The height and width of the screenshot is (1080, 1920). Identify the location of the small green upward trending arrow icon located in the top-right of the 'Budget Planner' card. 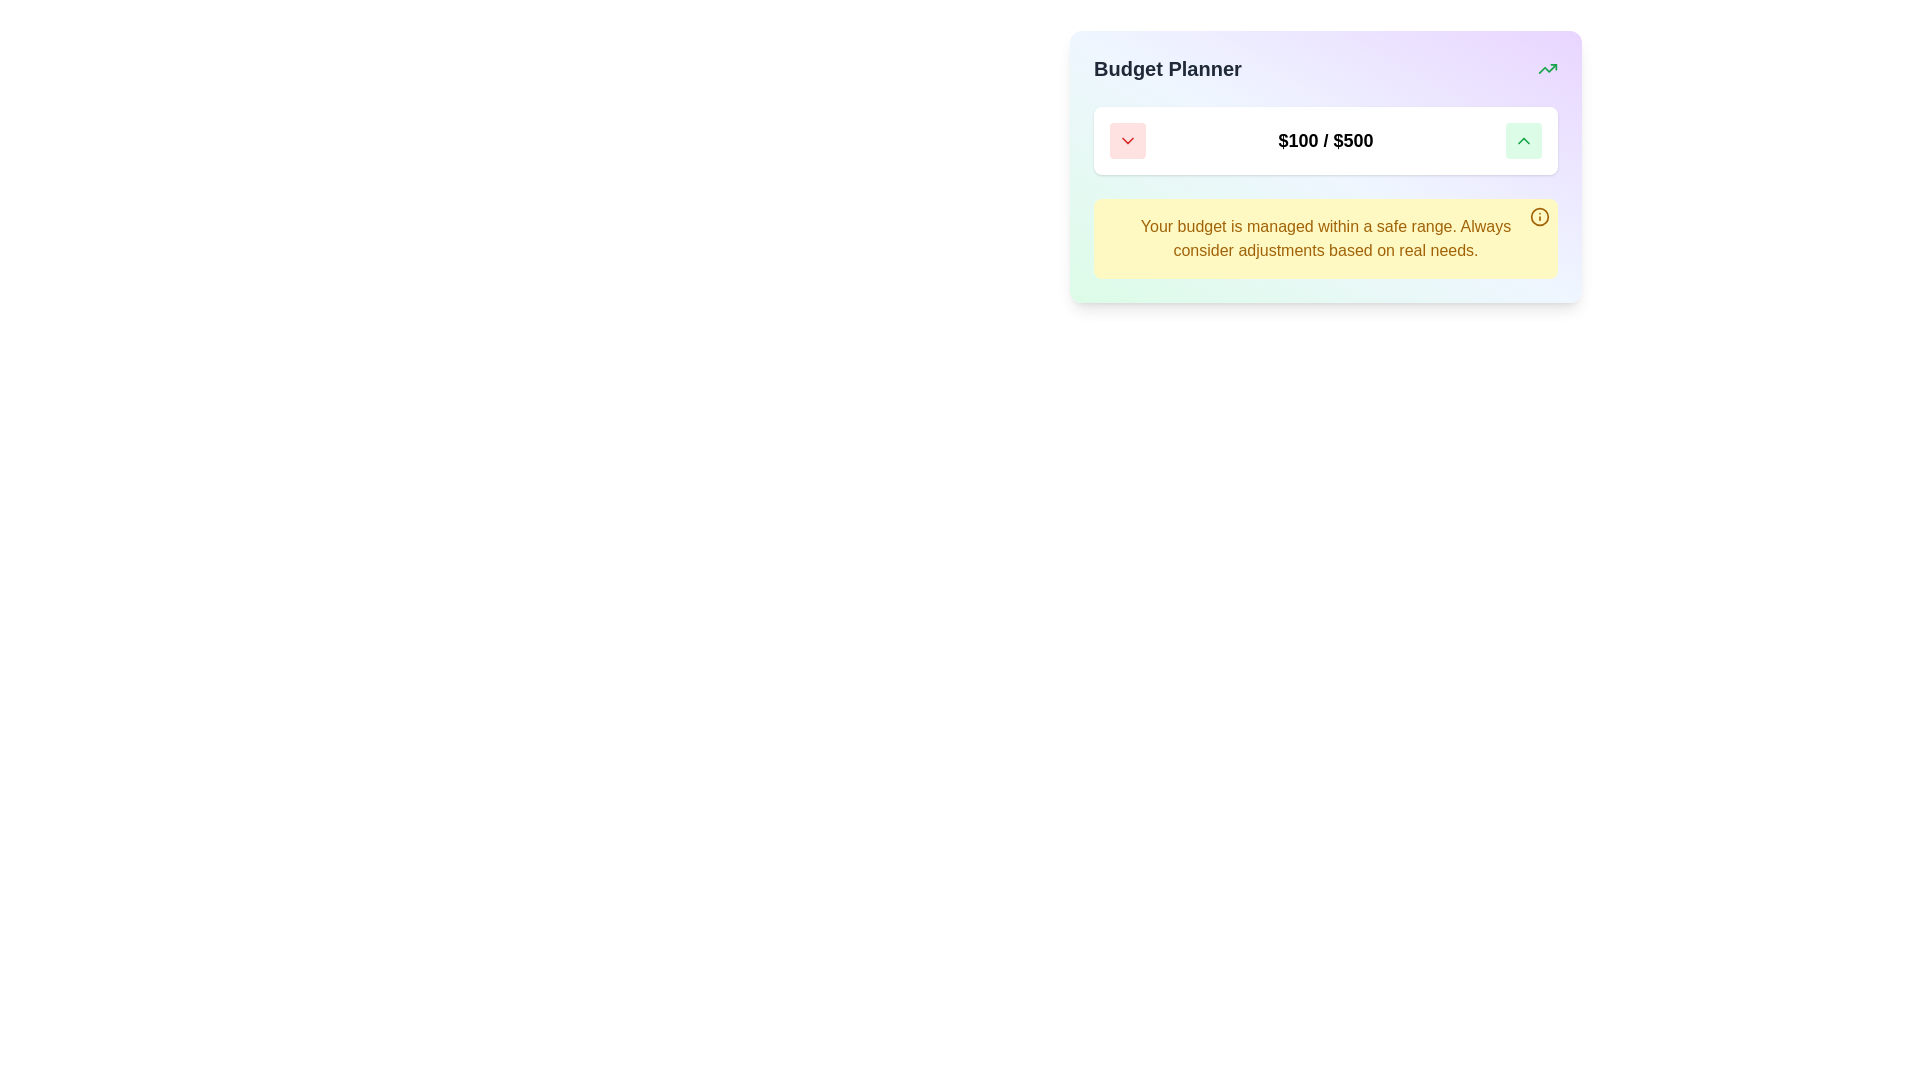
(1547, 68).